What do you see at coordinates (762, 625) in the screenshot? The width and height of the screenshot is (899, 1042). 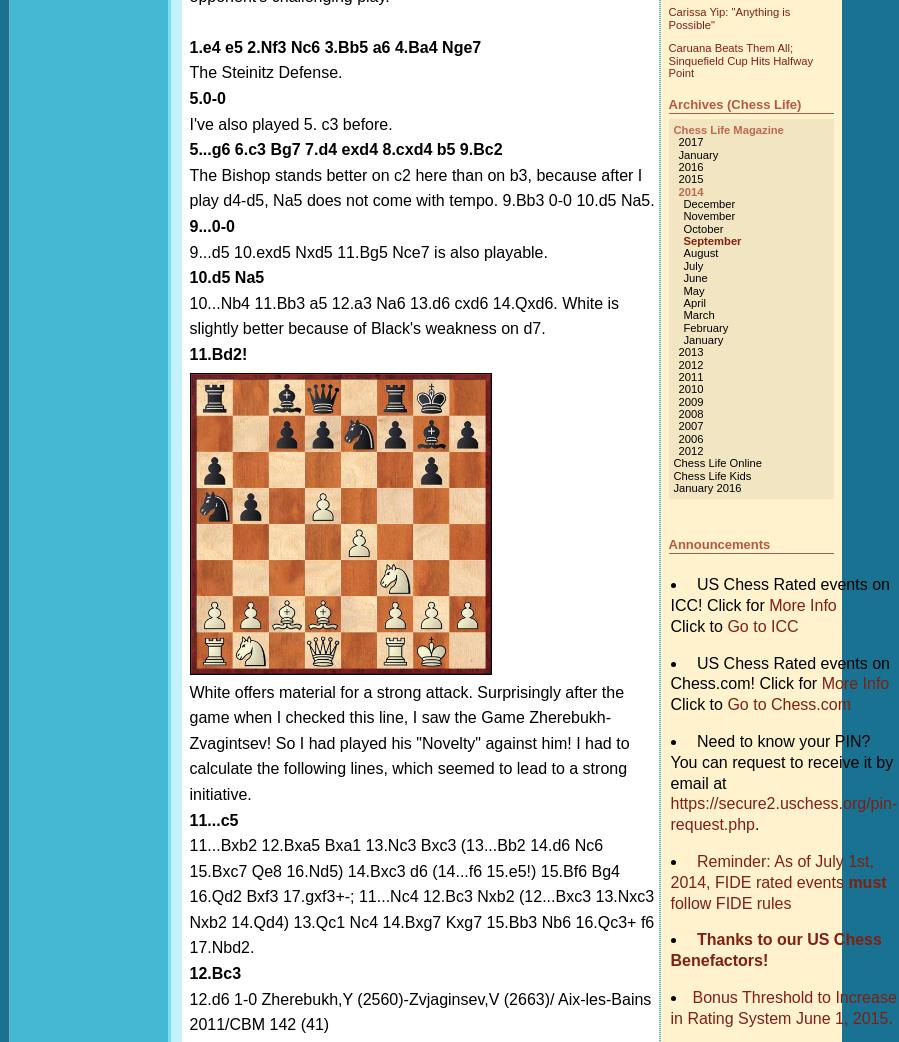 I see `'Go to ICC'` at bounding box center [762, 625].